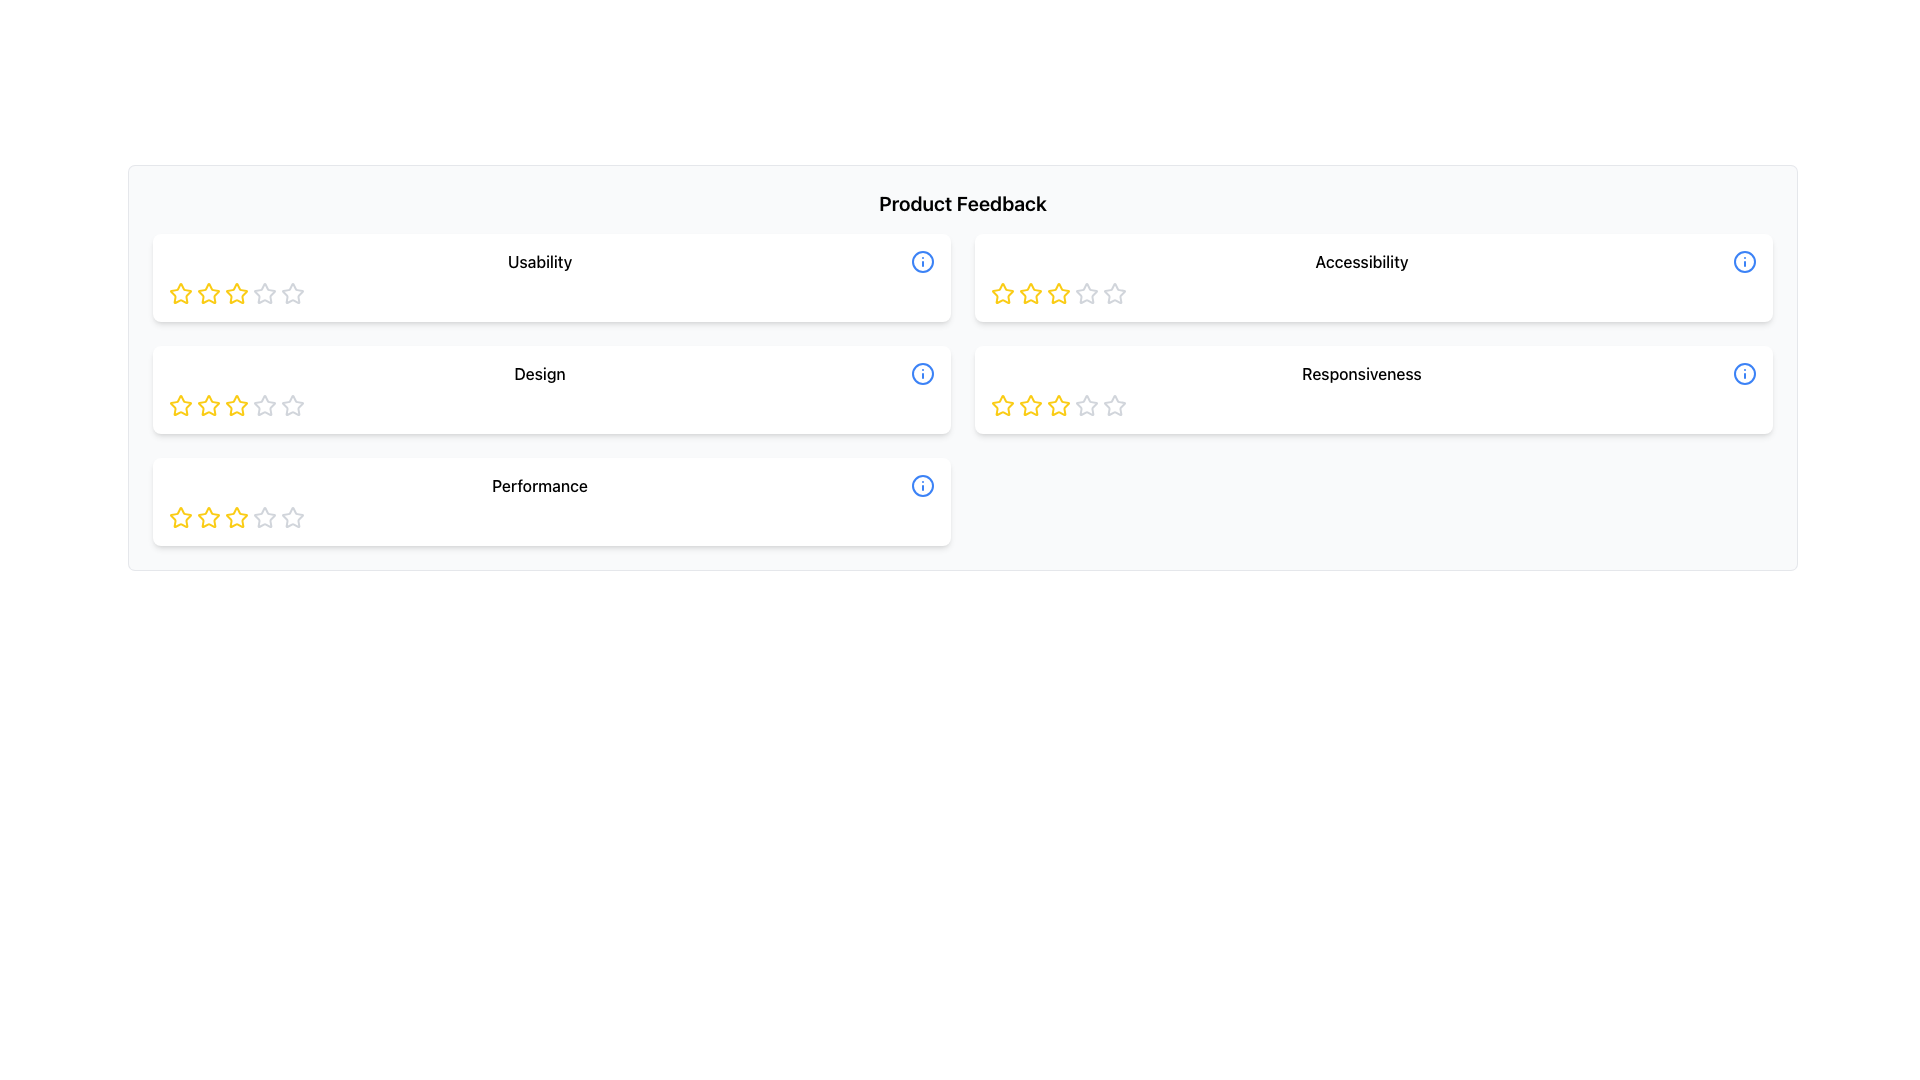 This screenshot has height=1080, width=1920. What do you see at coordinates (236, 516) in the screenshot?
I see `the second yellow outlined star icon with a white fill in the rating system for the 'Performance' category, located in the bottom-left panel of the interface` at bounding box center [236, 516].